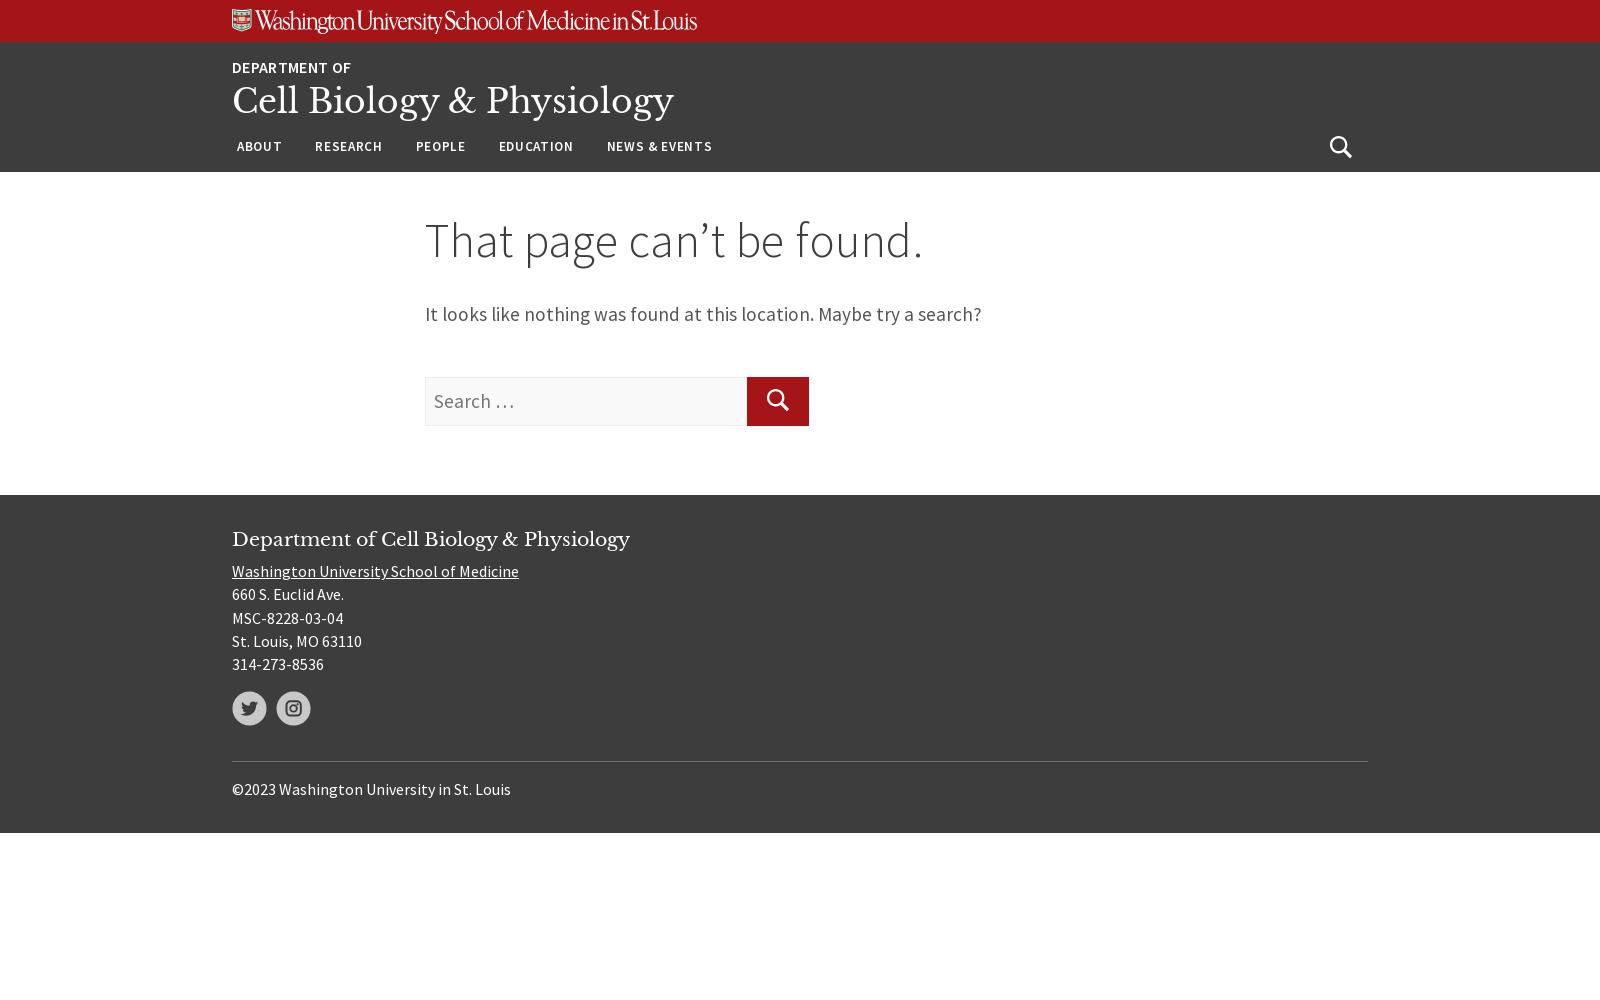 The width and height of the screenshot is (1600, 1000). Describe the element at coordinates (296, 311) in the screenshot. I see `'Make an Impact'` at that location.